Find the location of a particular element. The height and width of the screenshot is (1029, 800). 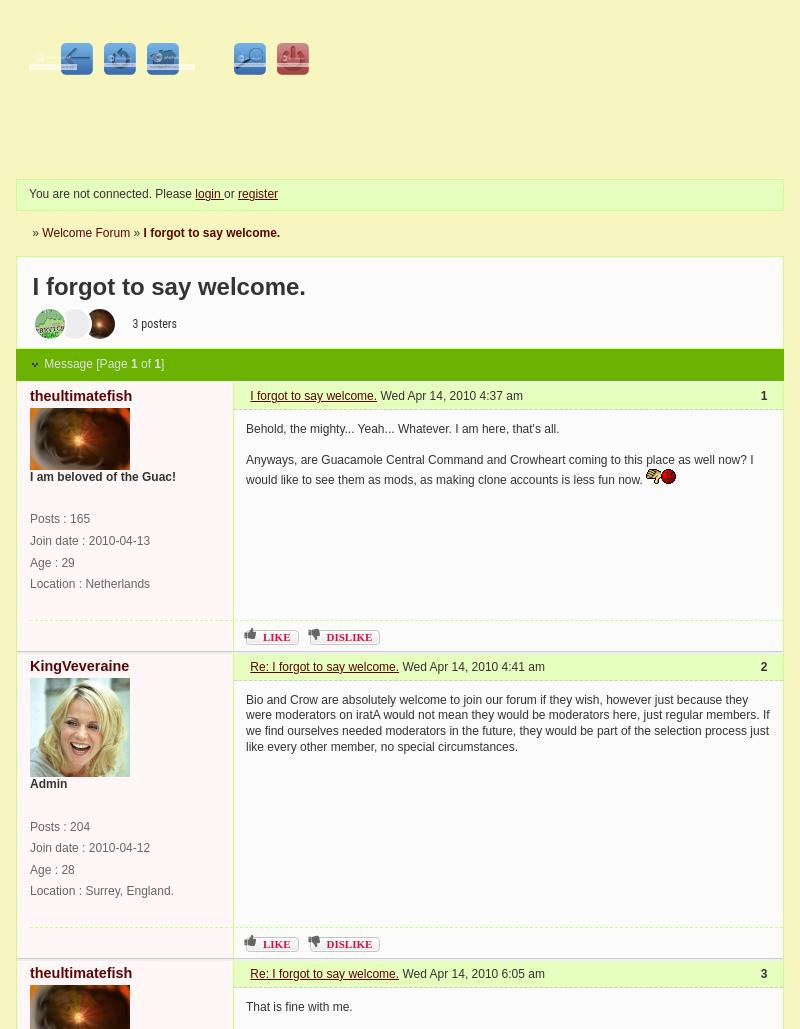

'204' is located at coordinates (70, 824).